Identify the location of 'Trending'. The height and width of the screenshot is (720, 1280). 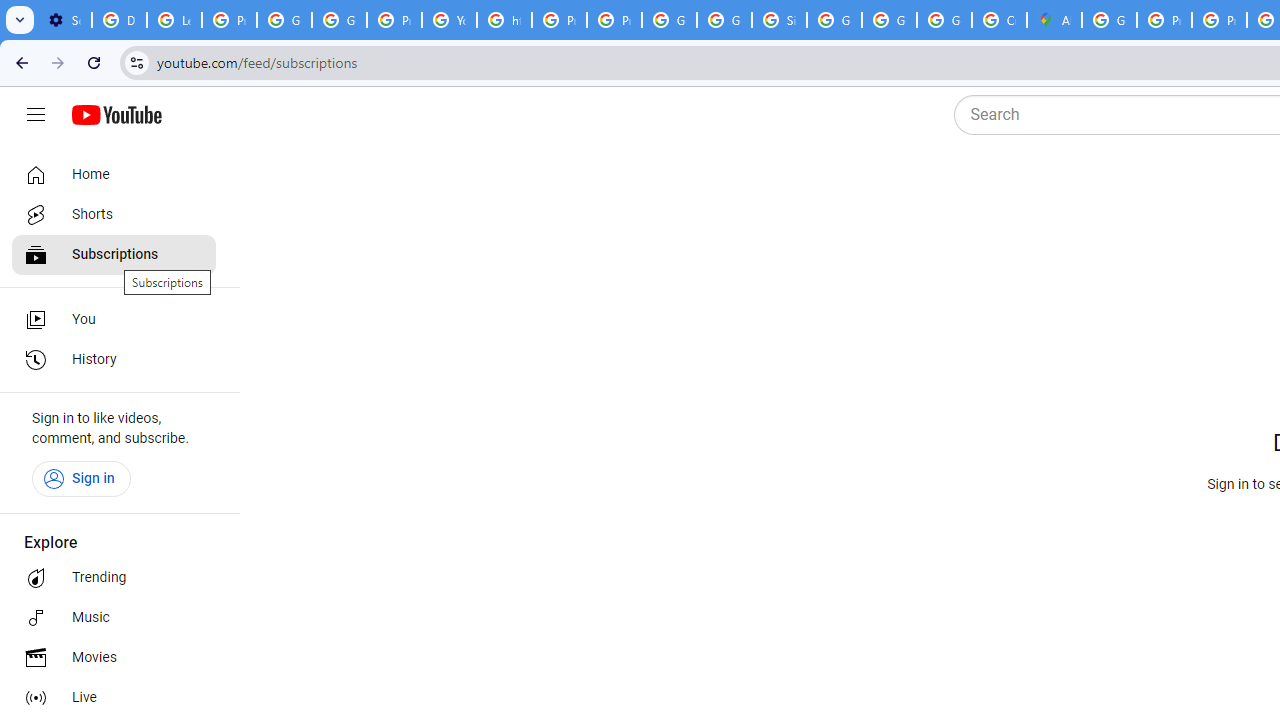
(112, 578).